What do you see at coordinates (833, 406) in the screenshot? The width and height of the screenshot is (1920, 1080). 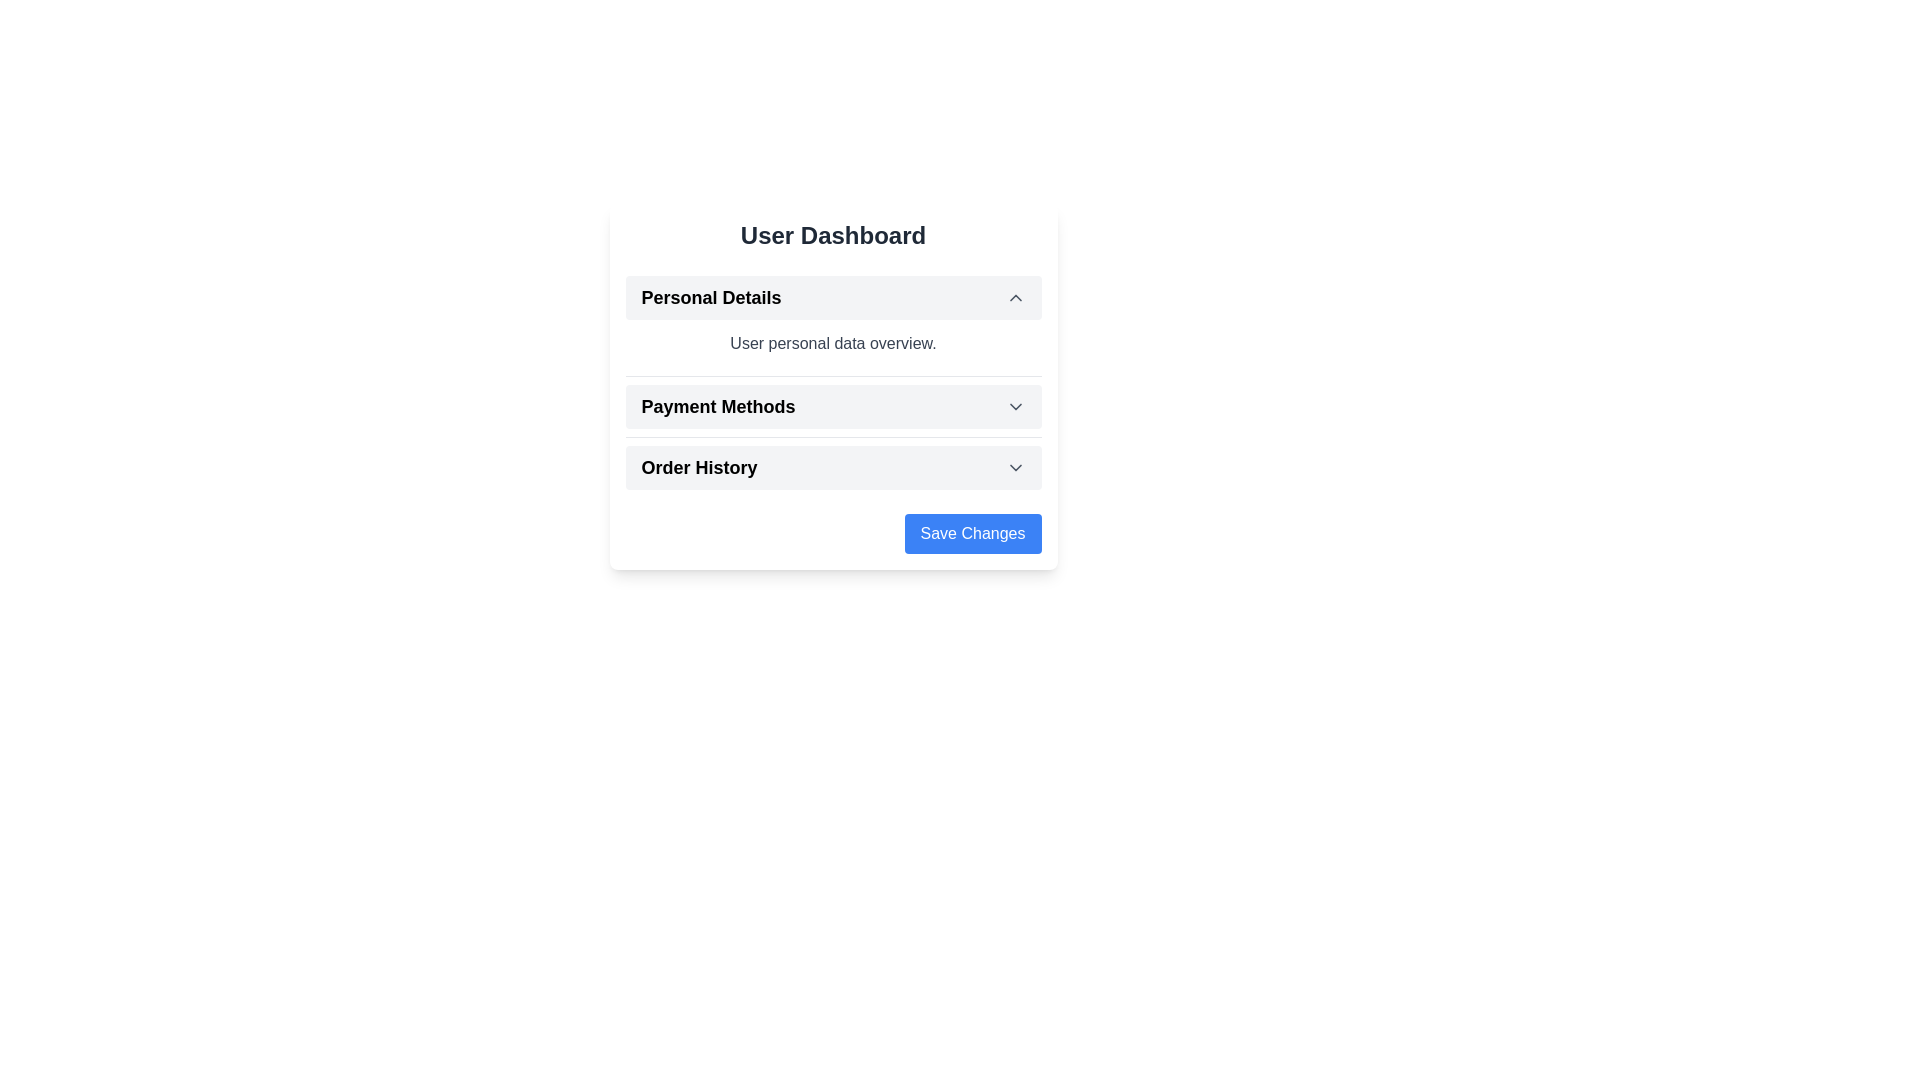 I see `the dropdown menu toggle located centrally between 'Personal Details' and 'Order History'` at bounding box center [833, 406].